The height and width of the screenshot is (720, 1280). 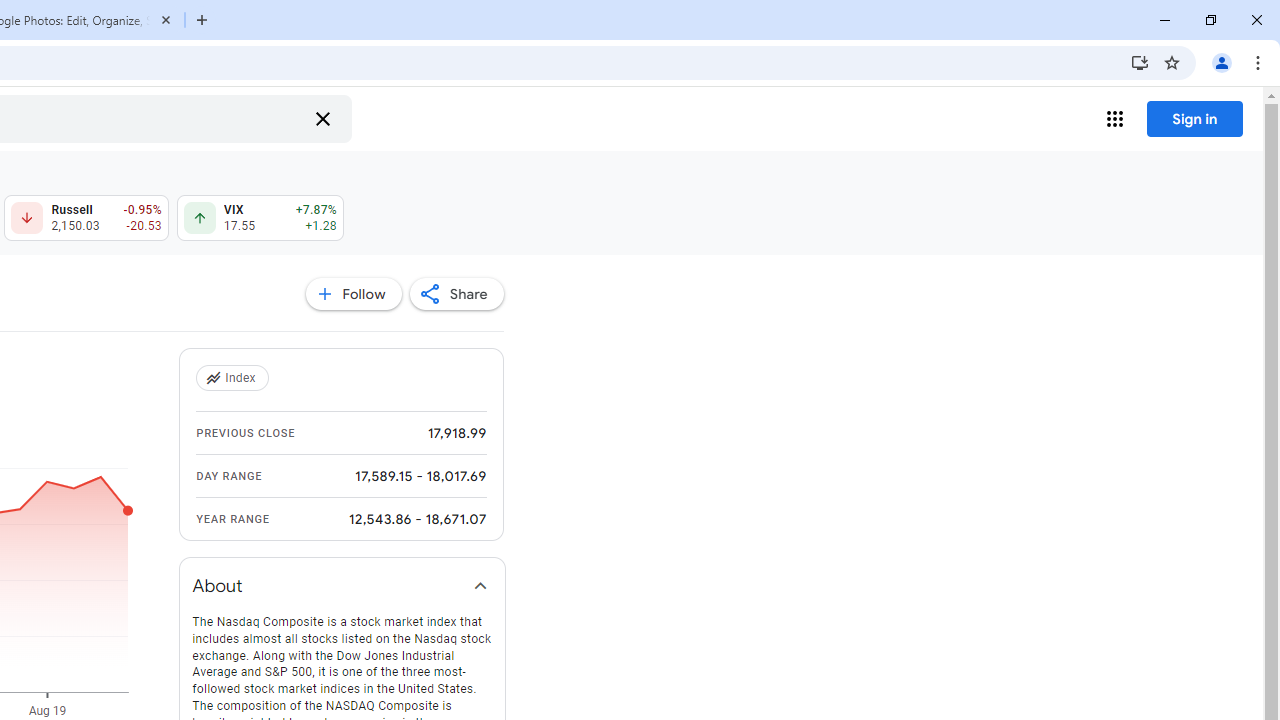 What do you see at coordinates (455, 294) in the screenshot?
I see `'Share'` at bounding box center [455, 294].